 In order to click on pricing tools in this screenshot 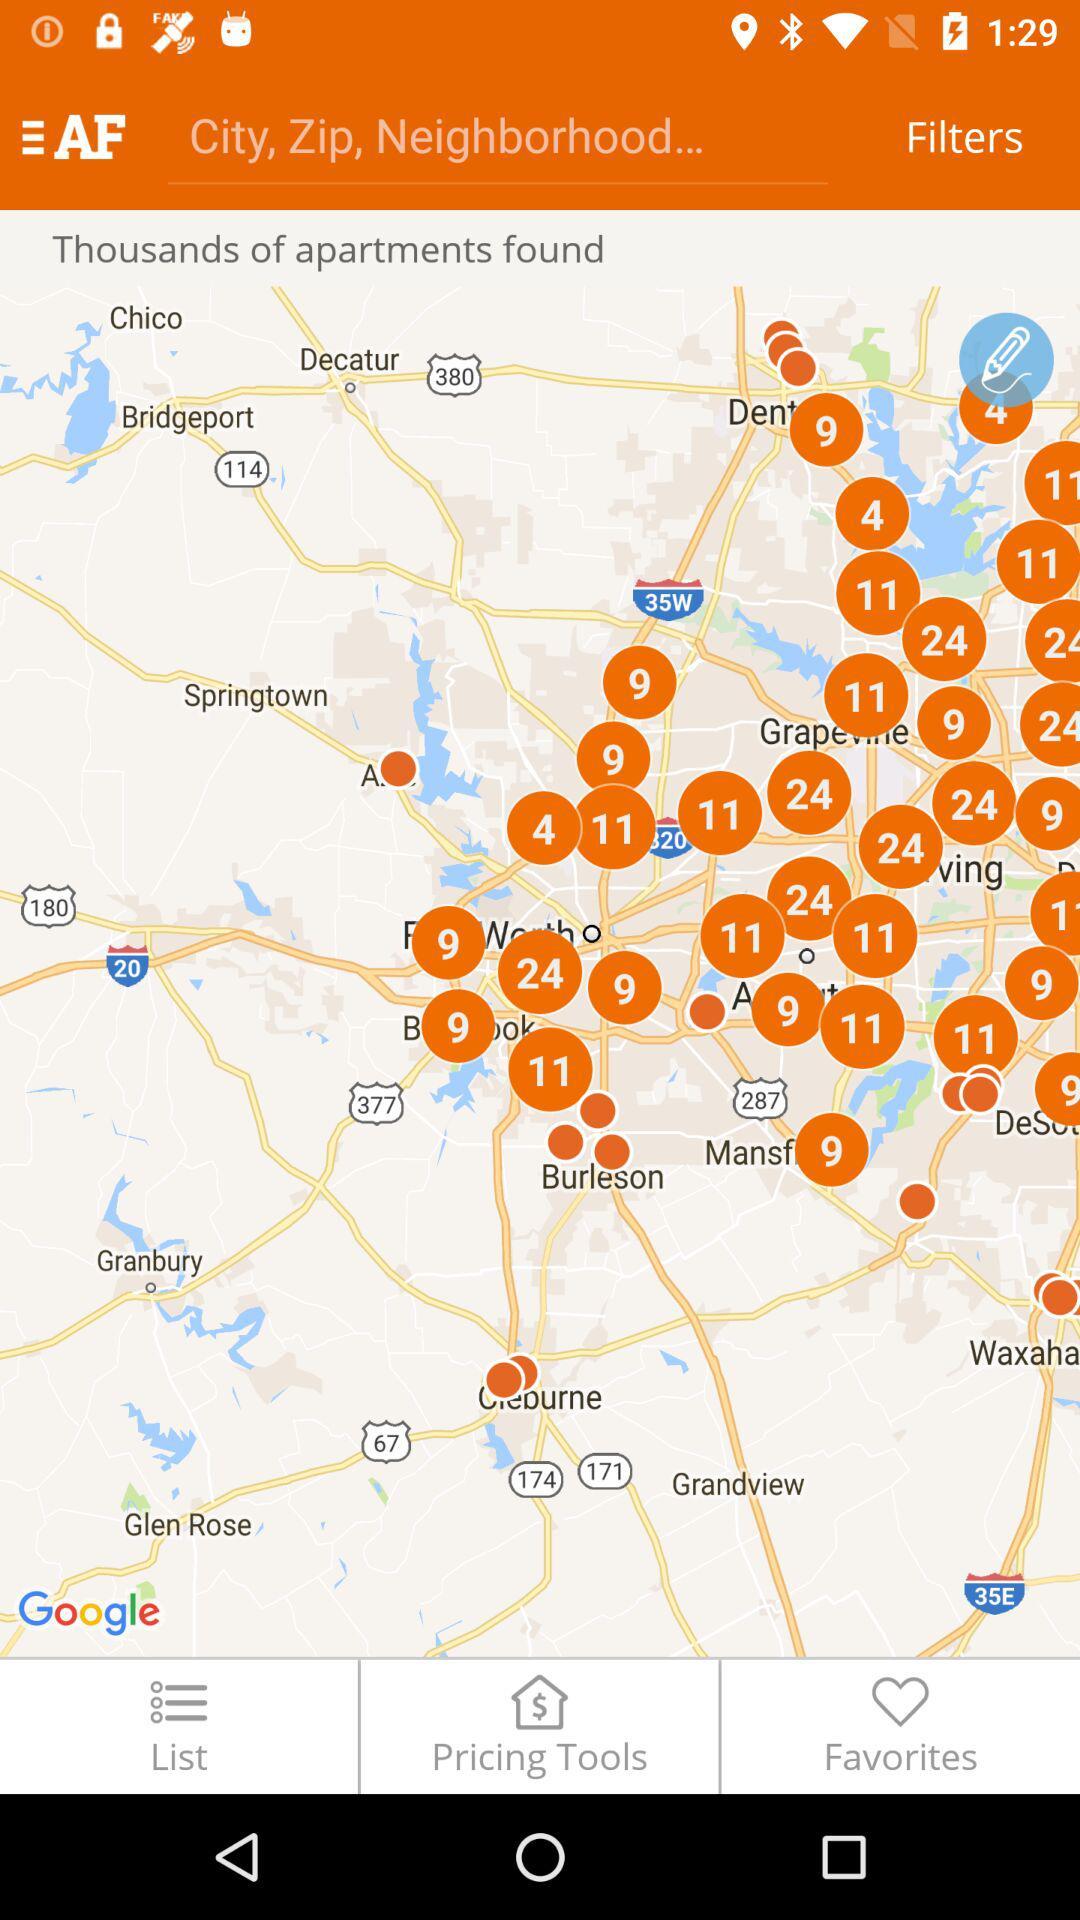, I will do `click(538, 1725)`.